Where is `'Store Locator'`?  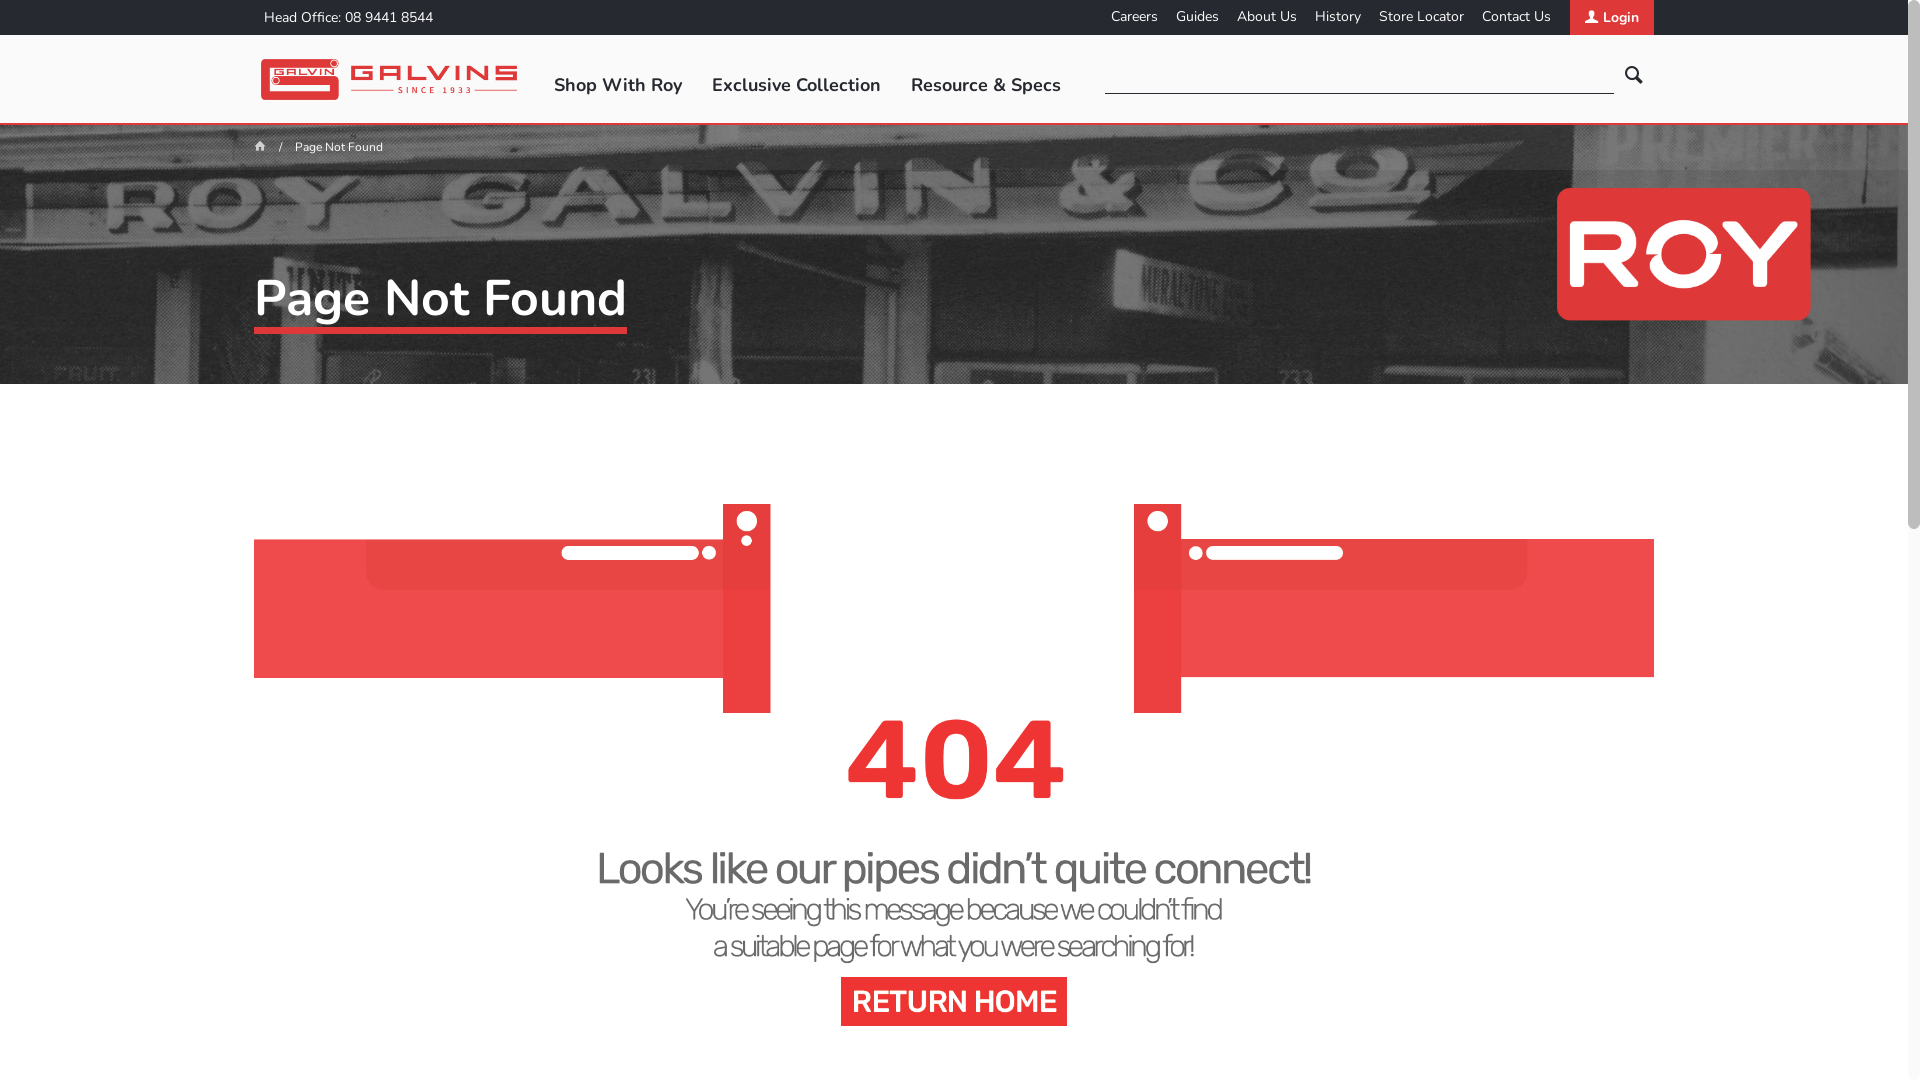
'Store Locator' is located at coordinates (1420, 17).